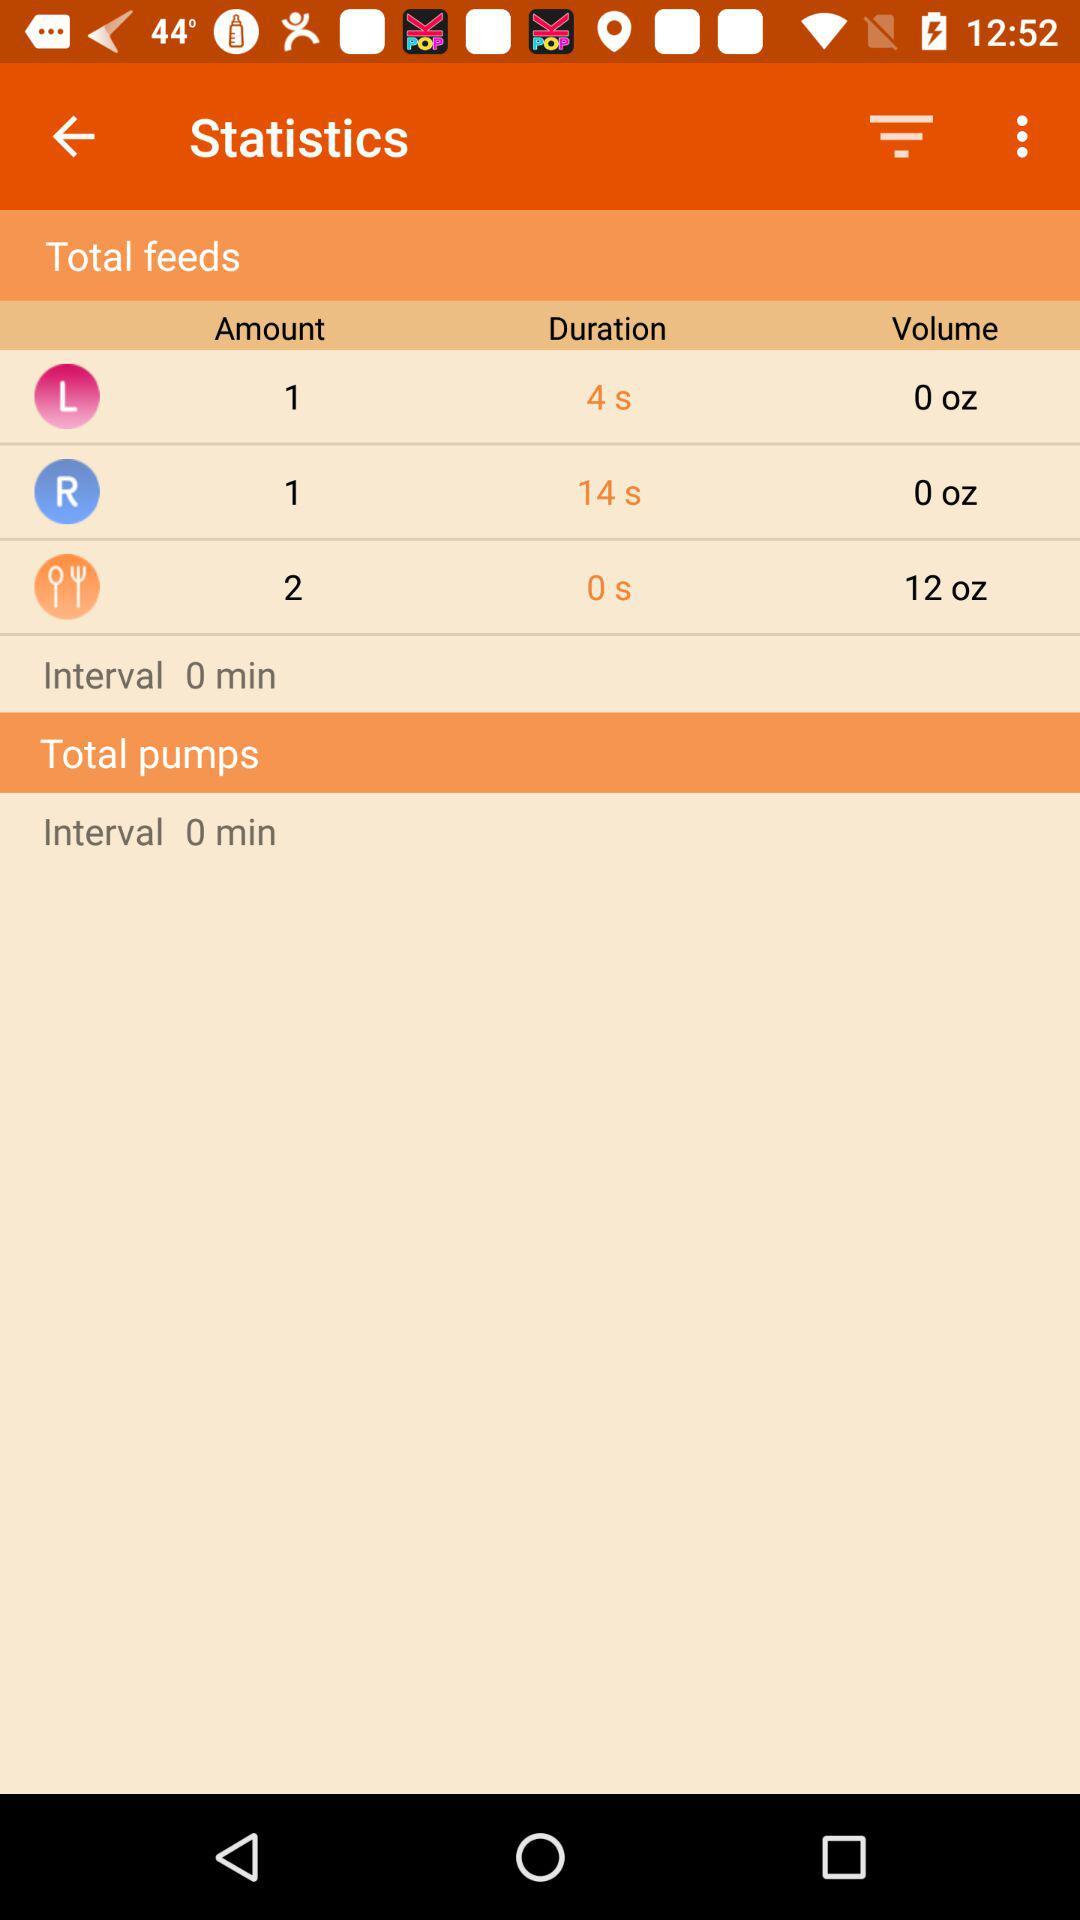 The width and height of the screenshot is (1080, 1920). What do you see at coordinates (608, 585) in the screenshot?
I see `the item next to the 0 oz icon` at bounding box center [608, 585].